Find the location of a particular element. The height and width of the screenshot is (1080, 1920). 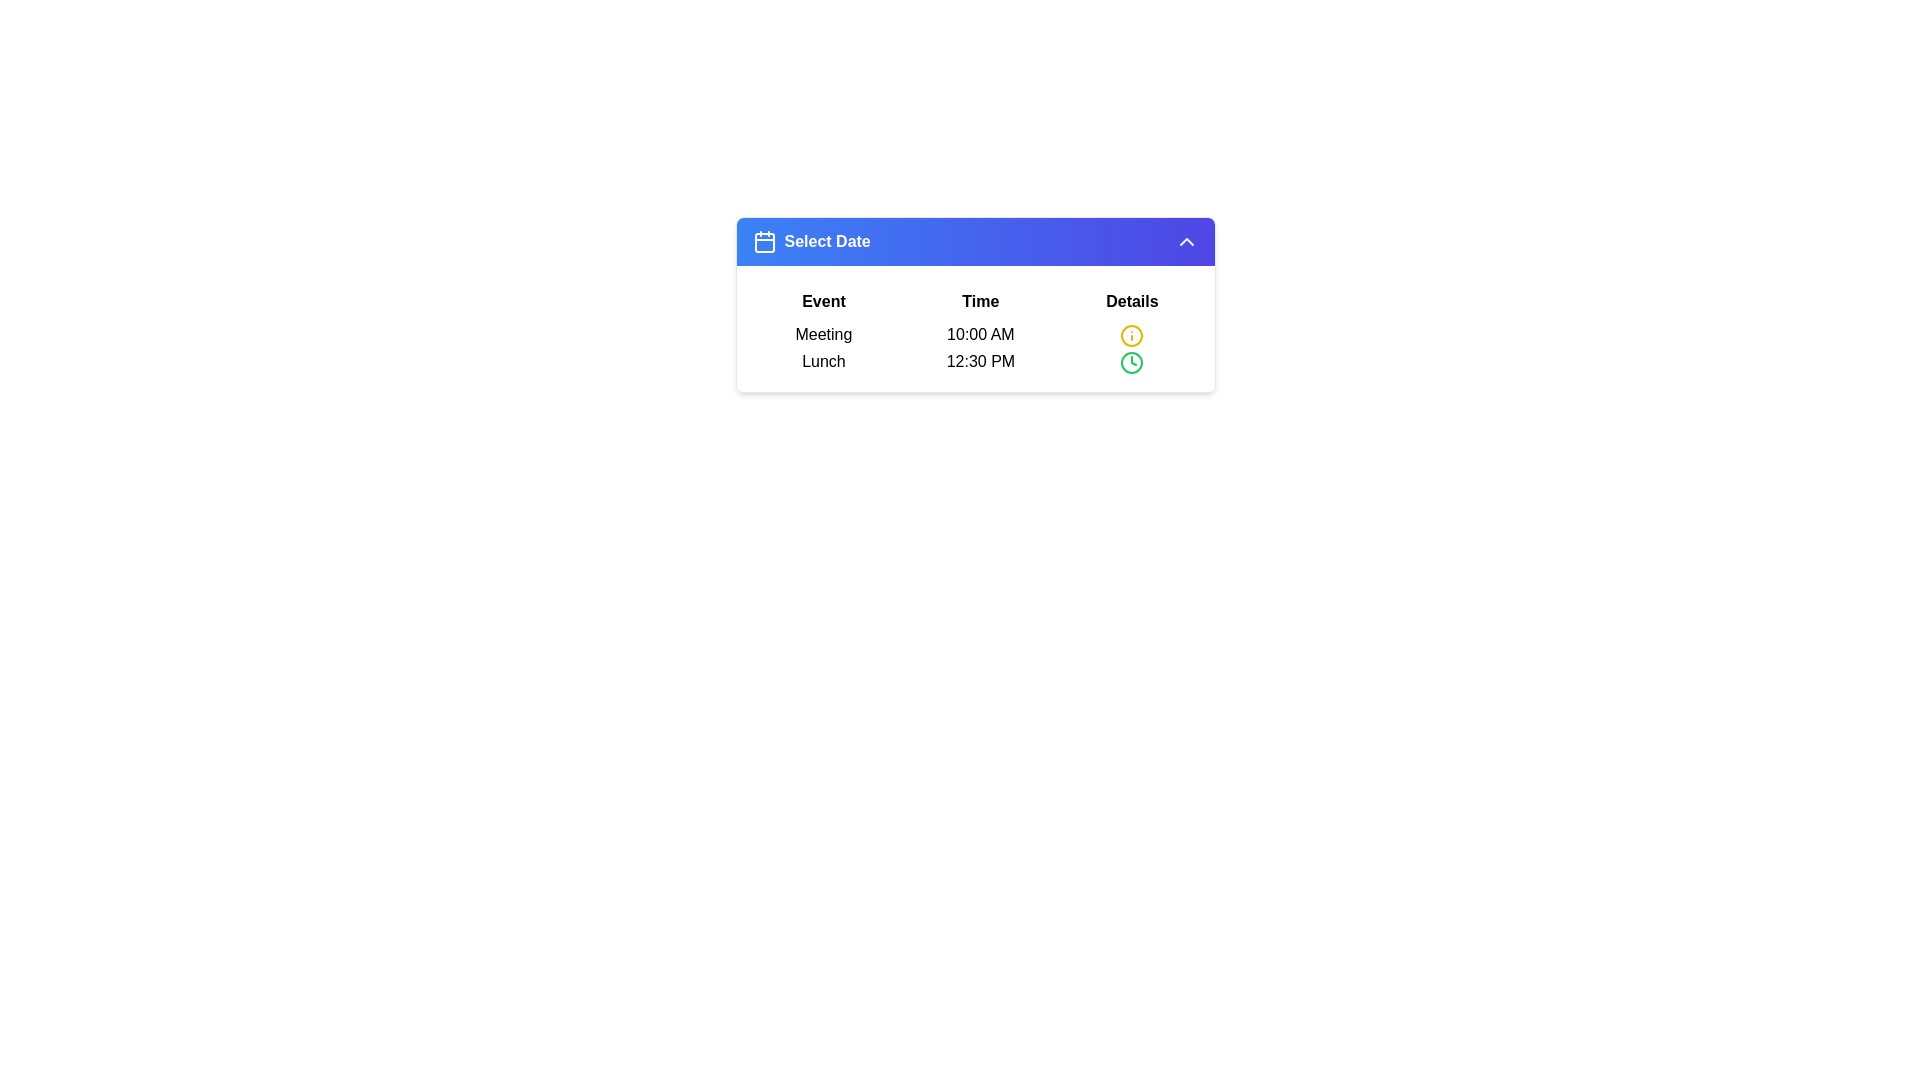

the third subcomponent of the calendar-shaped icon located to the left of the 'Select Date' header section is located at coordinates (763, 242).